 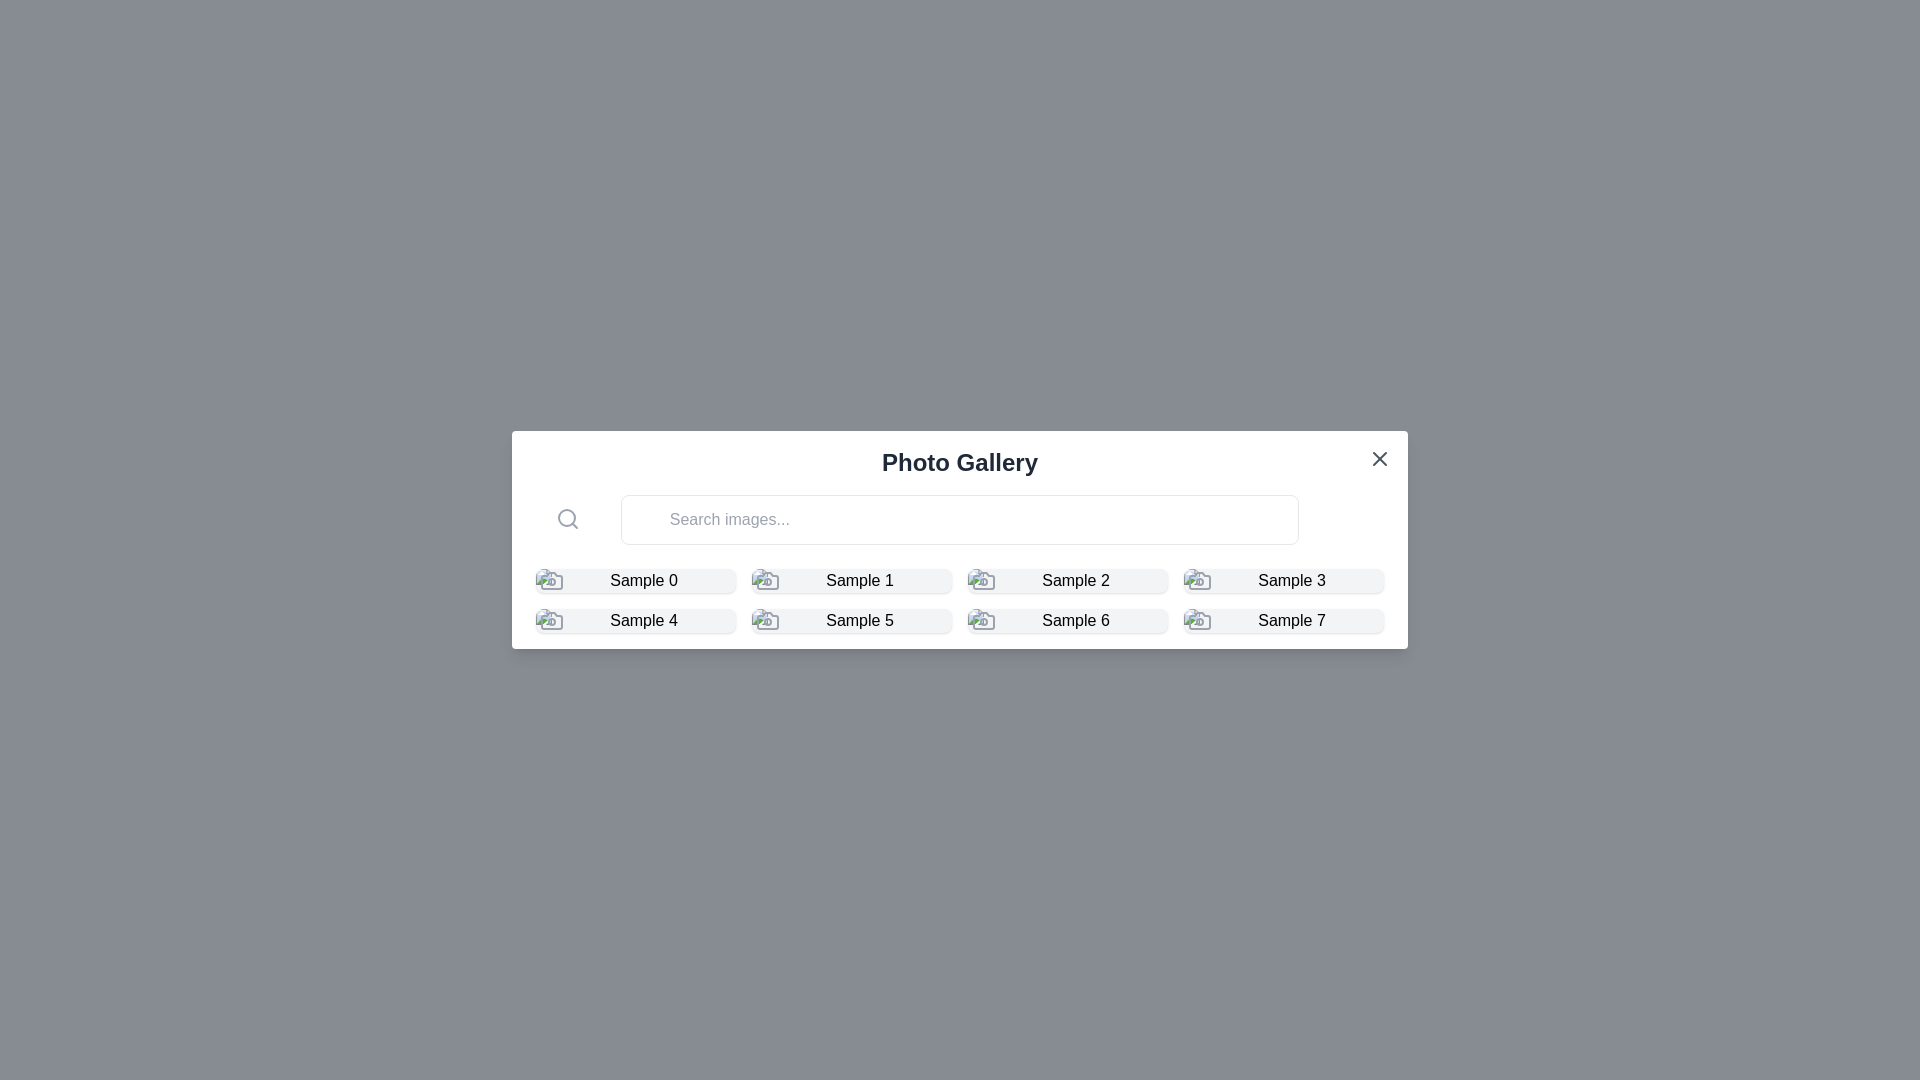 What do you see at coordinates (552, 581) in the screenshot?
I see `the camera icon styled in outlined art format located in the top-left placeholder section of the photo gallery grid layout, adjacent to the label 'Sample 0'` at bounding box center [552, 581].